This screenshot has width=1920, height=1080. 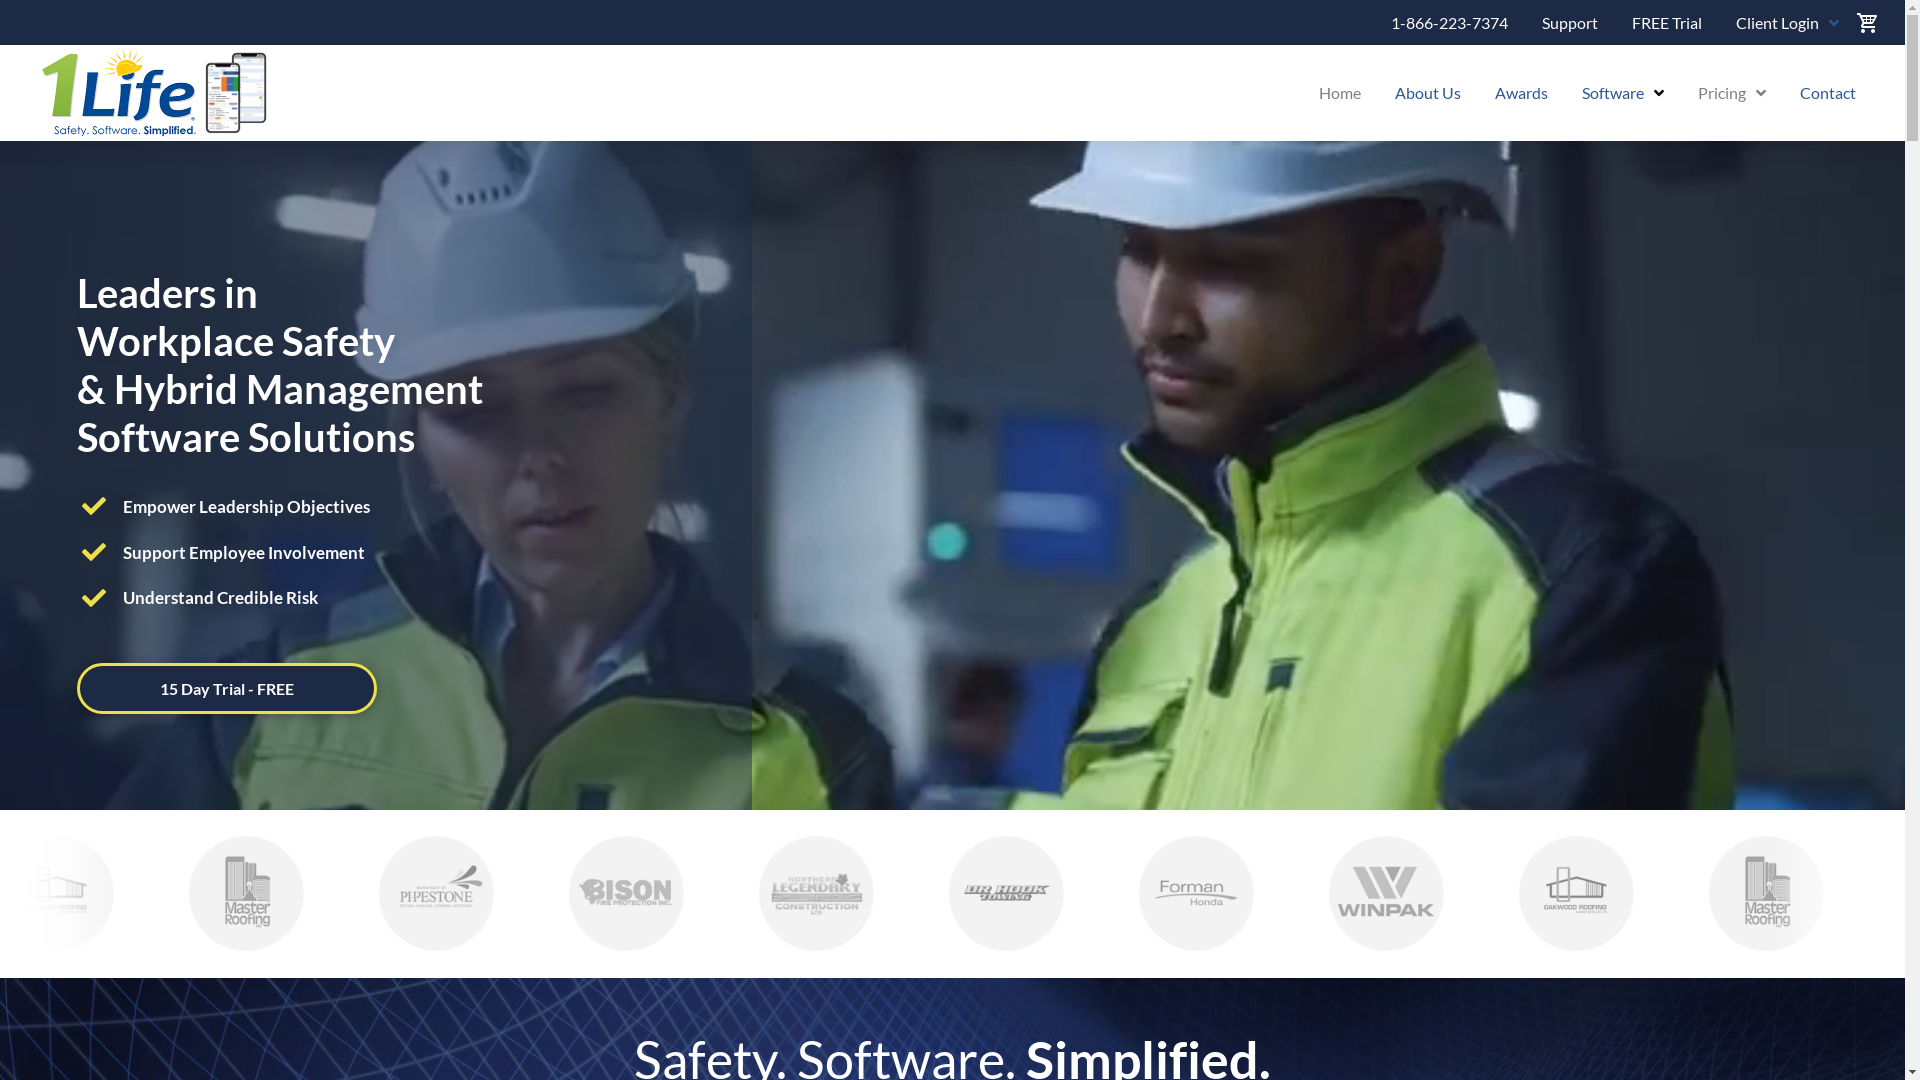 What do you see at coordinates (1158, 892) in the screenshot?
I see `'Foreman Honda'` at bounding box center [1158, 892].